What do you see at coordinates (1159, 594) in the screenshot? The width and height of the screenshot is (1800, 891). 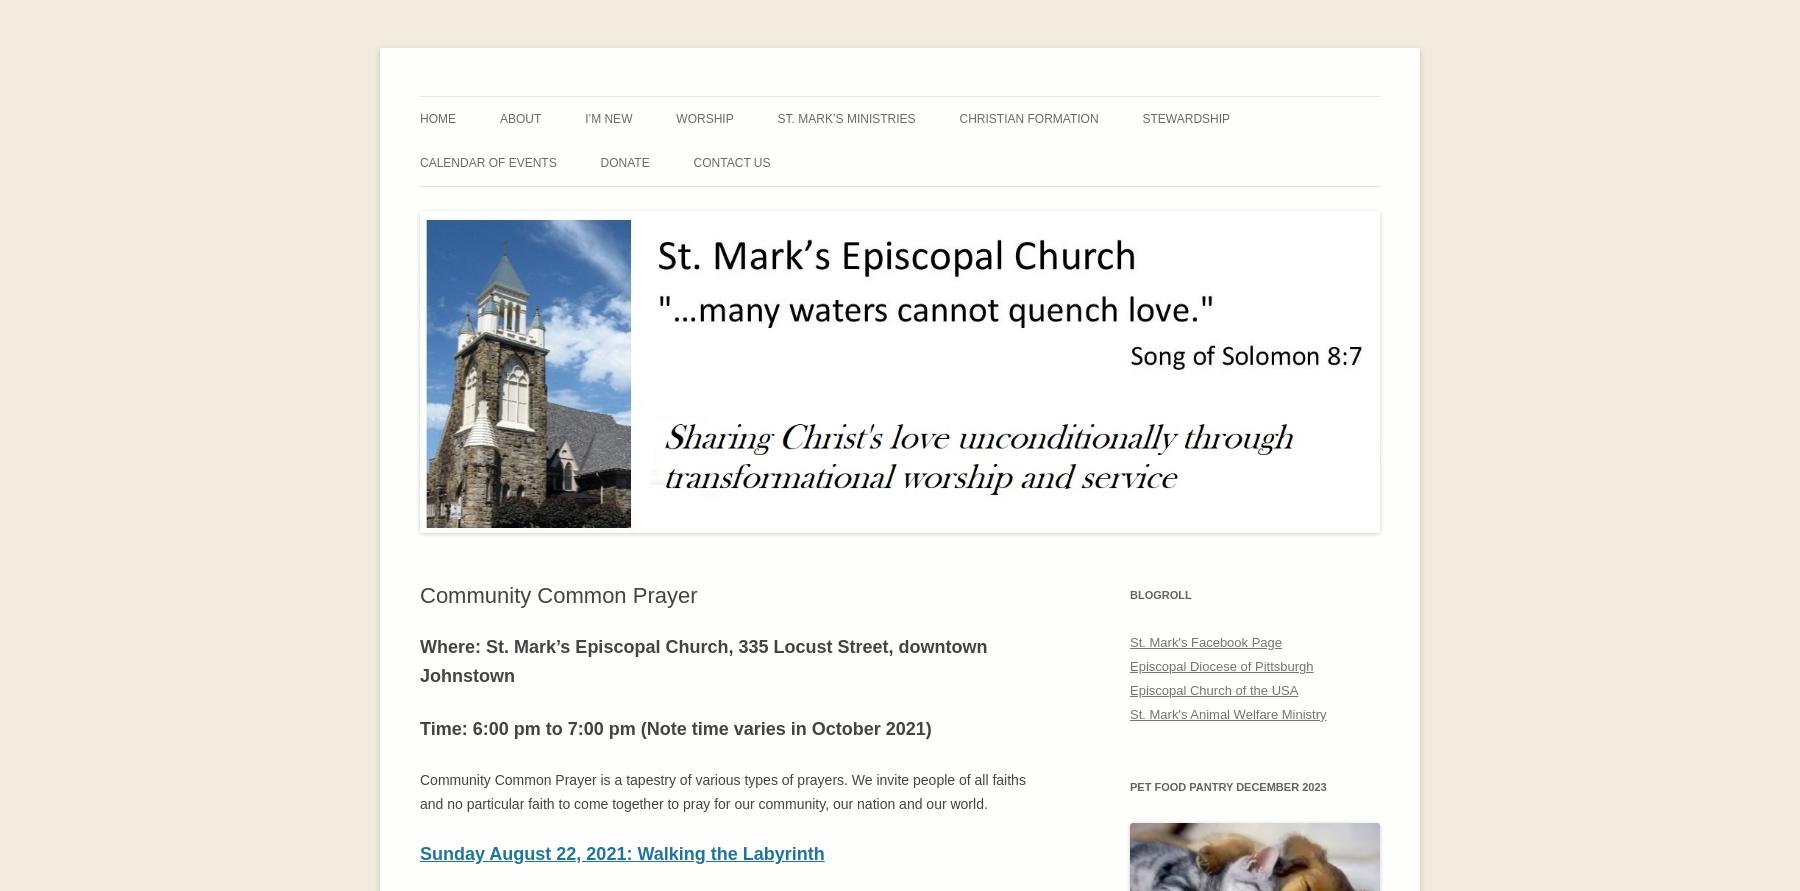 I see `'Blogroll'` at bounding box center [1159, 594].